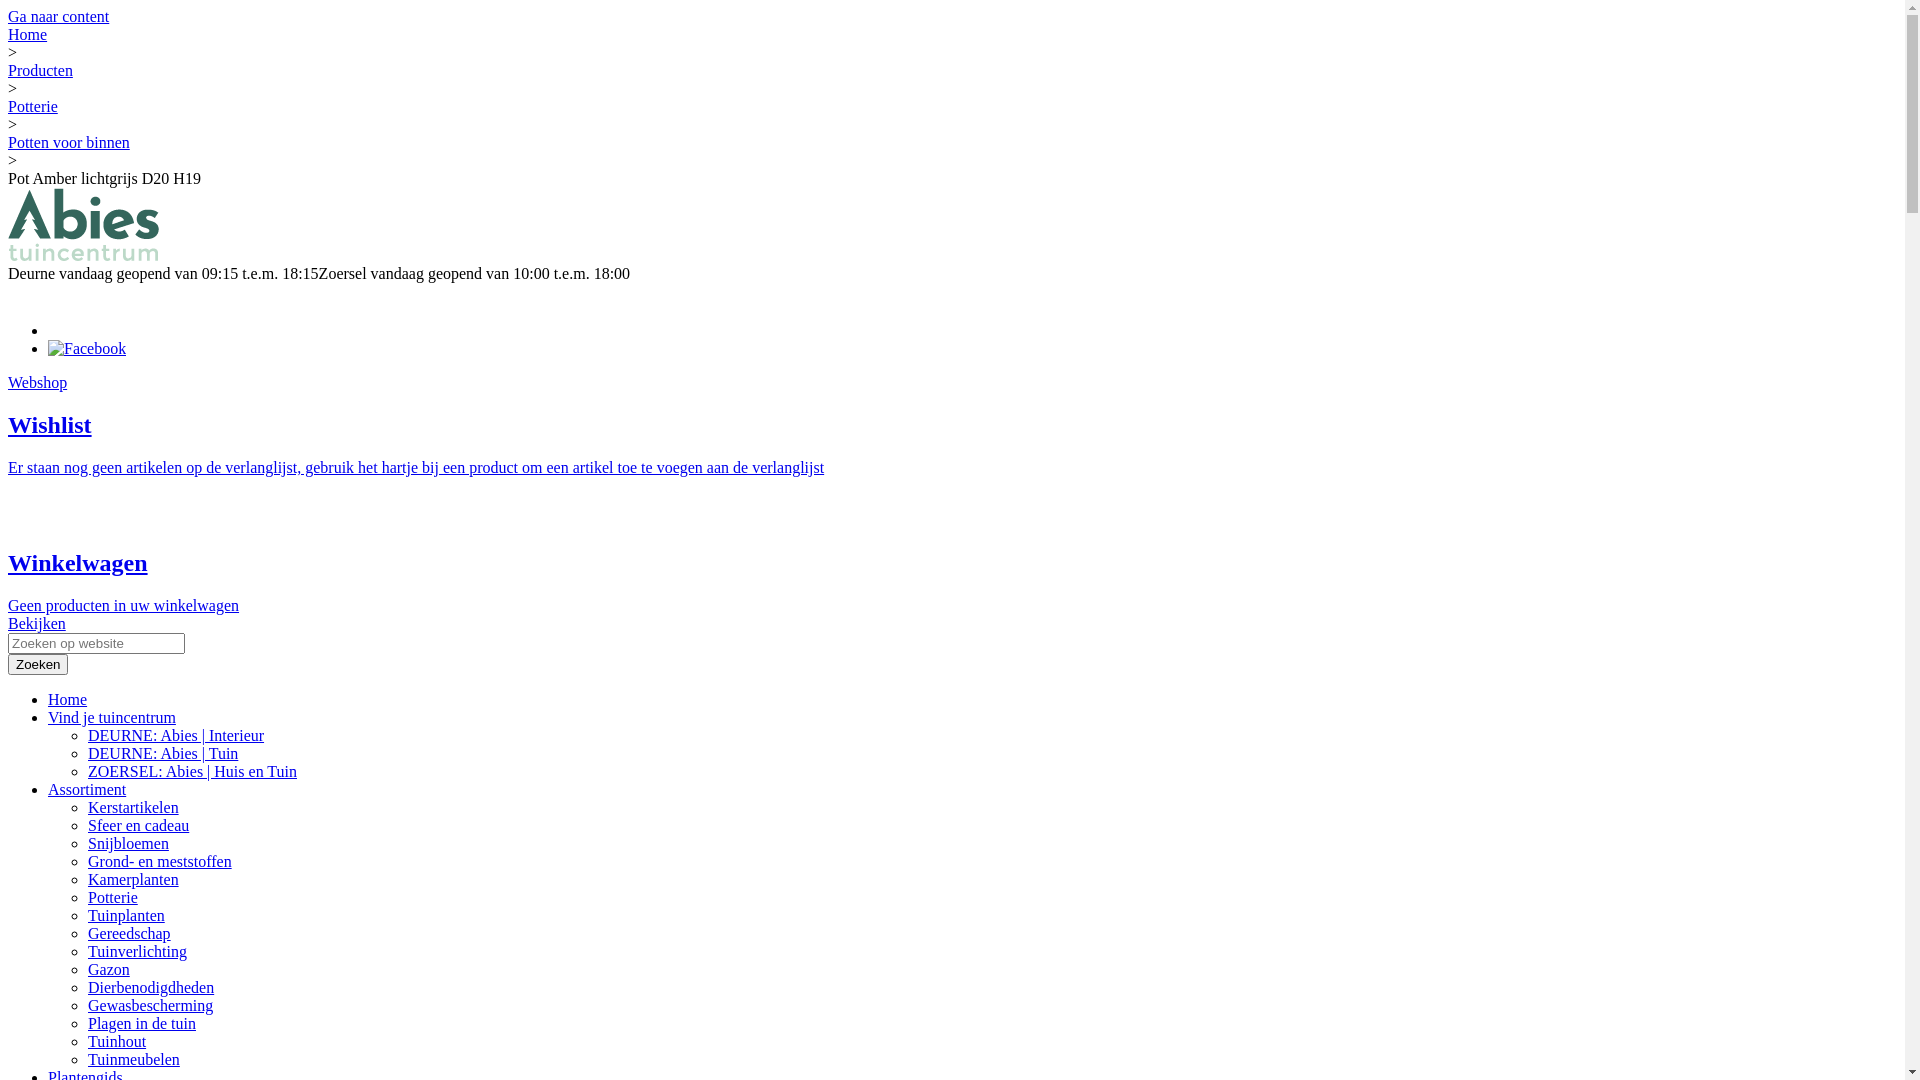  What do you see at coordinates (110, 716) in the screenshot?
I see `'Vind je tuincentrum'` at bounding box center [110, 716].